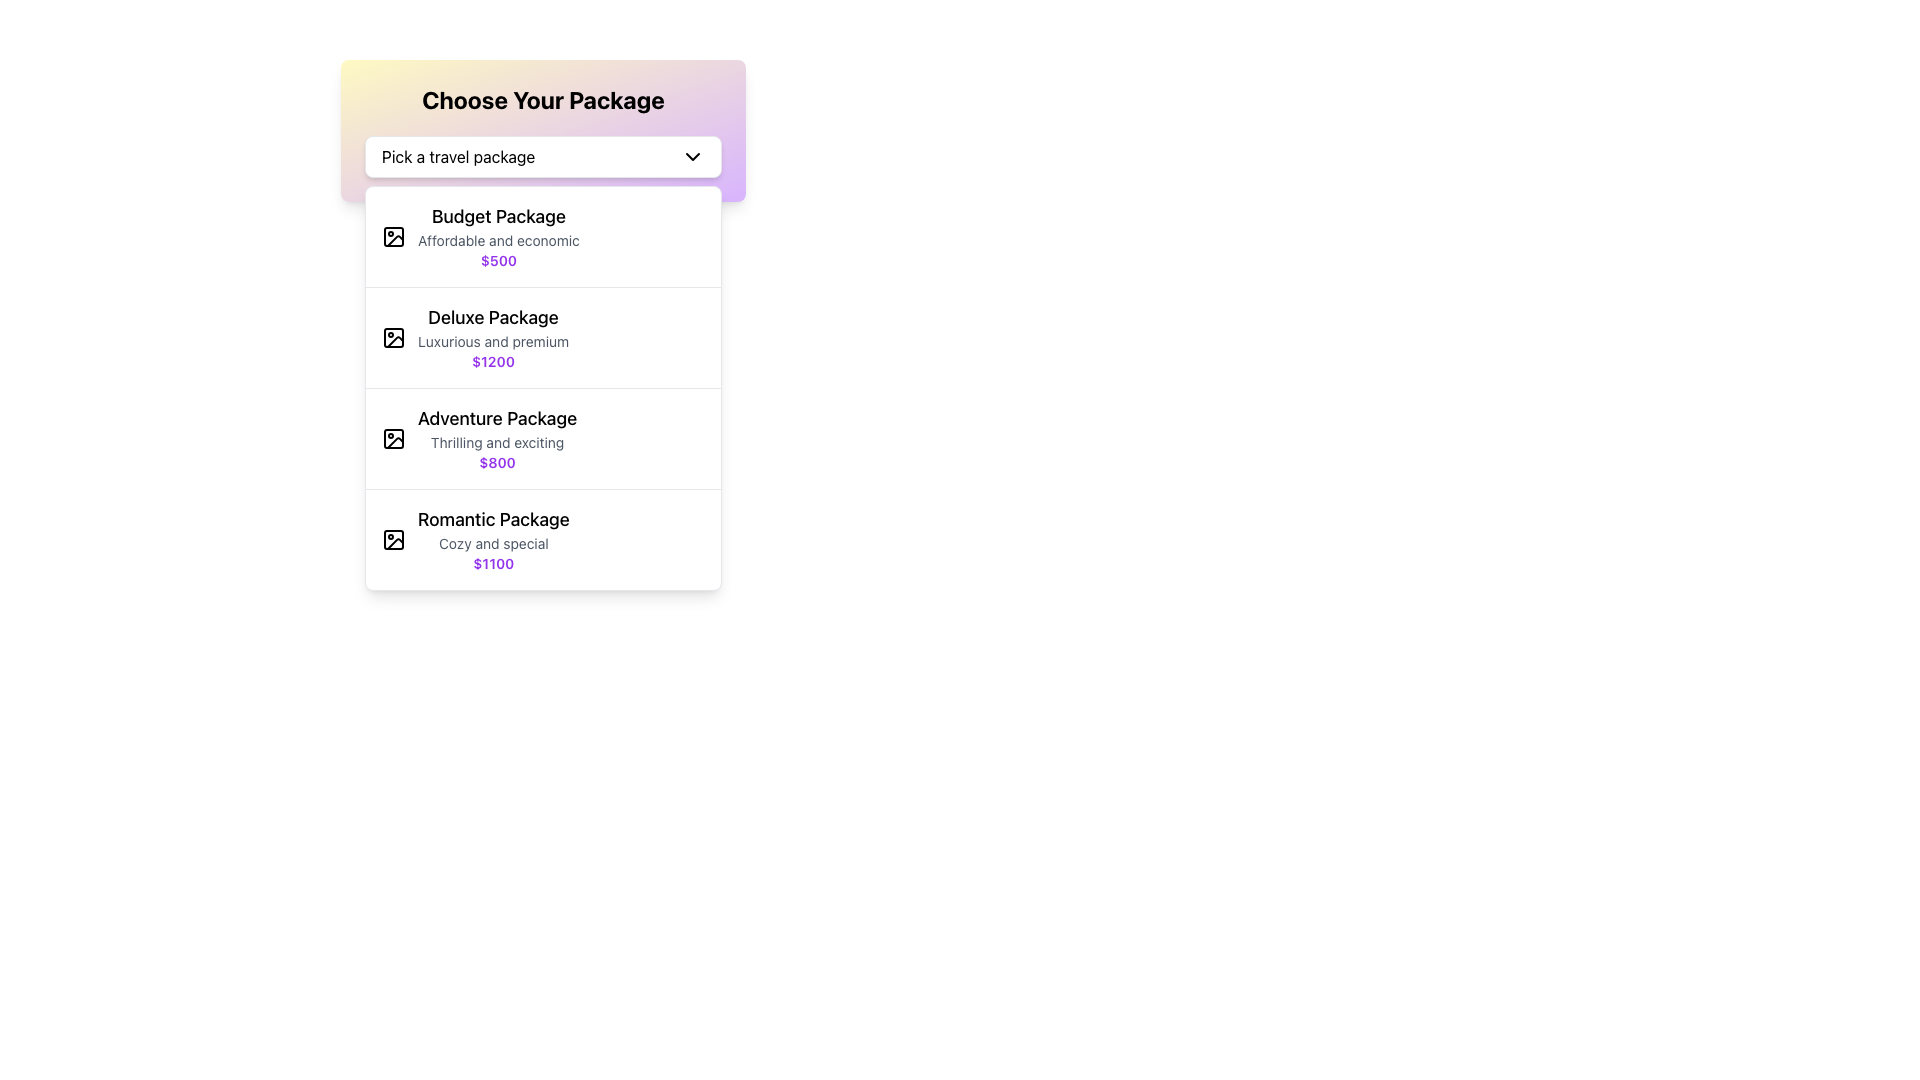 The width and height of the screenshot is (1920, 1080). Describe the element at coordinates (497, 442) in the screenshot. I see `the static text that describes the 'Adventure Package', which is located beneath the heading 'Adventure Package' and above the price segment marked as '$800'` at that location.